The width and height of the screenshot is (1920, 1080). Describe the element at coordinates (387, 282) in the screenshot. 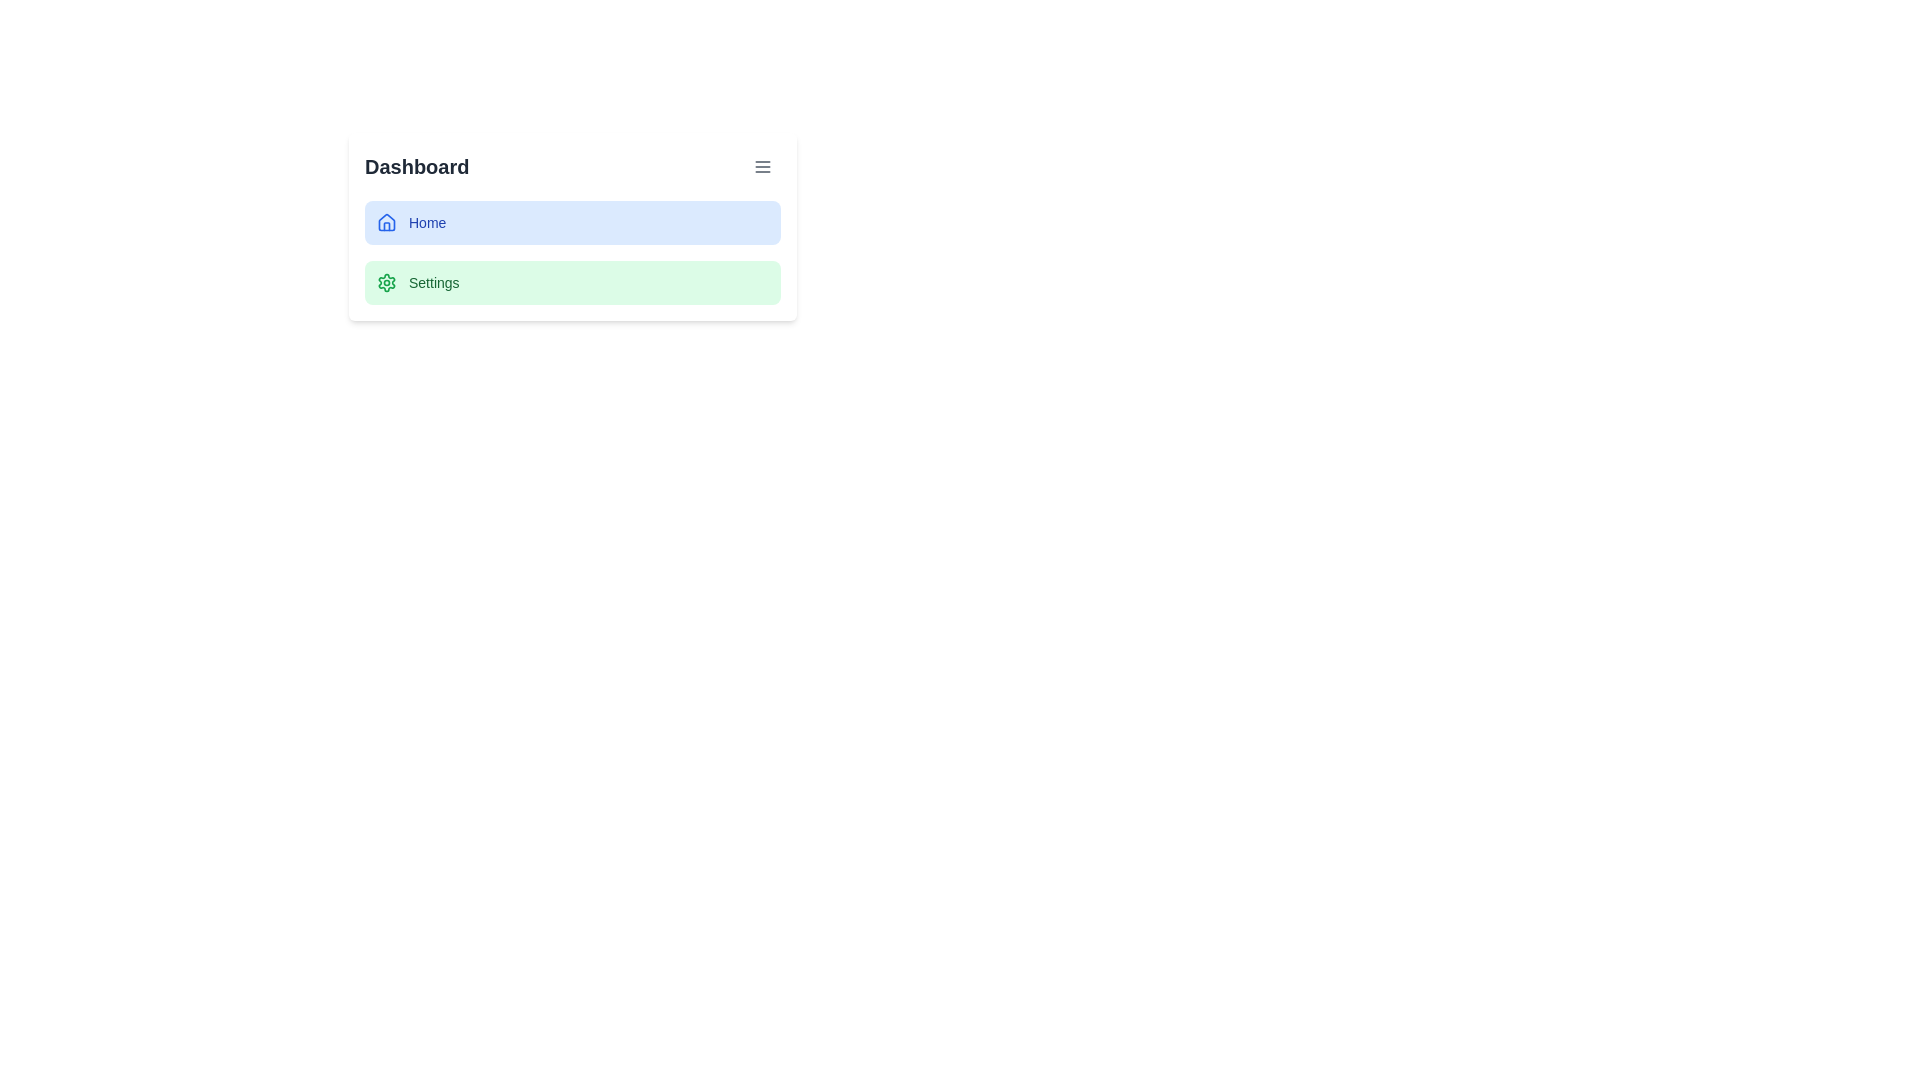

I see `the gear icon in the Settings section` at that location.